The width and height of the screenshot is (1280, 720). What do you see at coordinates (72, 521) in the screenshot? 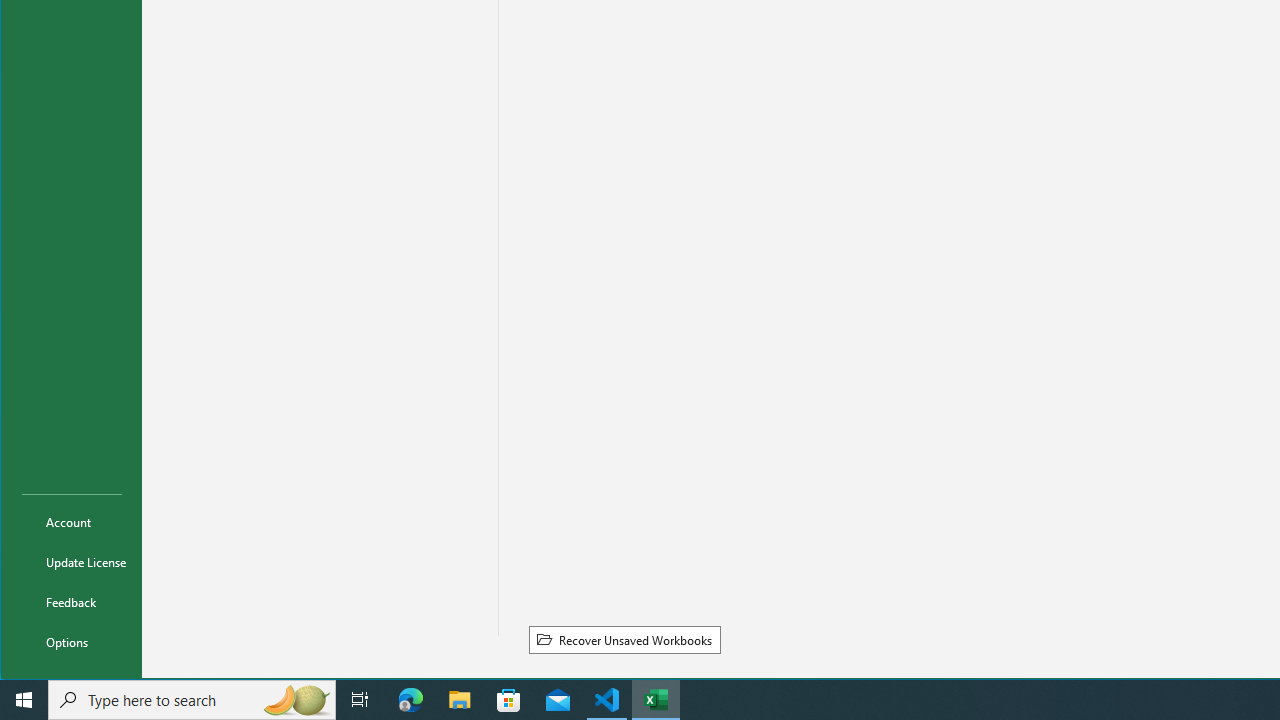
I see `'Account'` at bounding box center [72, 521].